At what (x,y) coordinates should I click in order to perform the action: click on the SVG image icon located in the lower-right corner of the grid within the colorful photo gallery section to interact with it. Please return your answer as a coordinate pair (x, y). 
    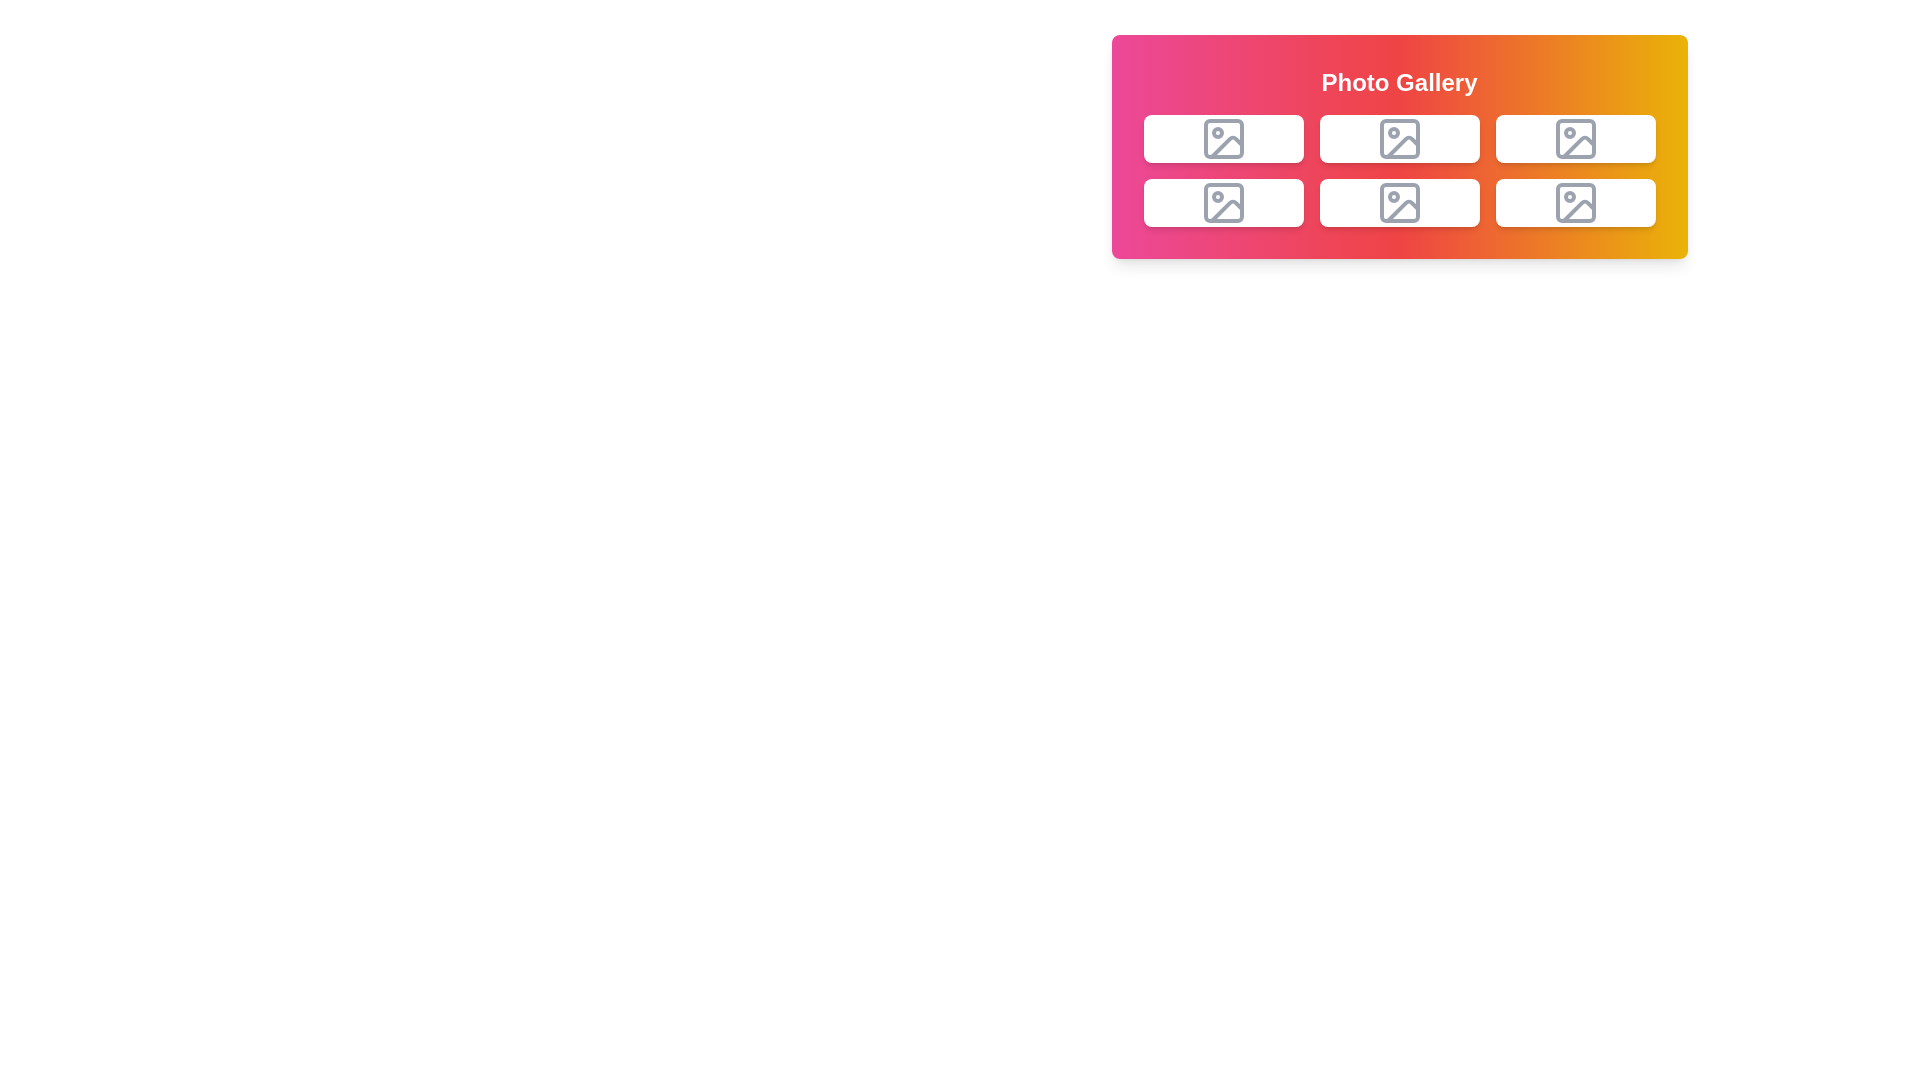
    Looking at the image, I should click on (1574, 203).